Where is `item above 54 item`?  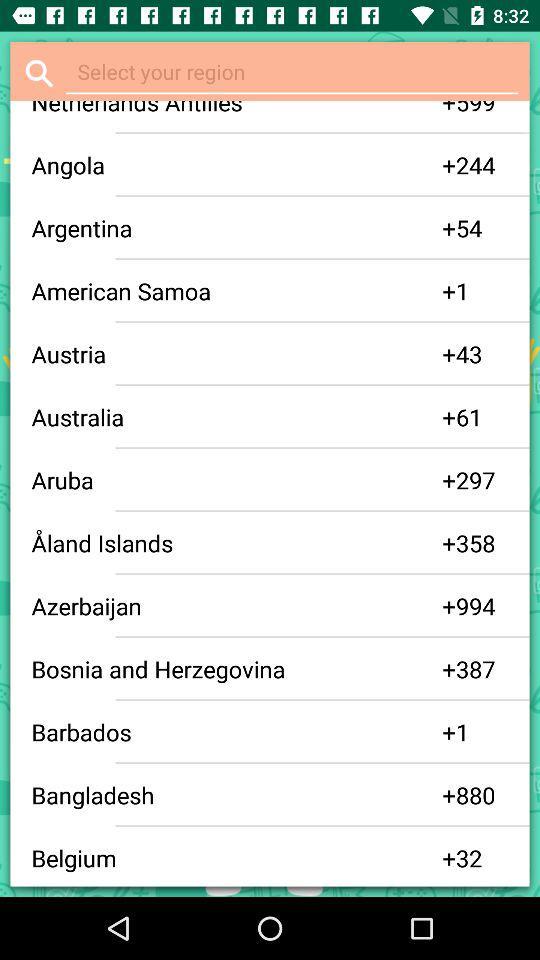 item above 54 item is located at coordinates (322, 196).